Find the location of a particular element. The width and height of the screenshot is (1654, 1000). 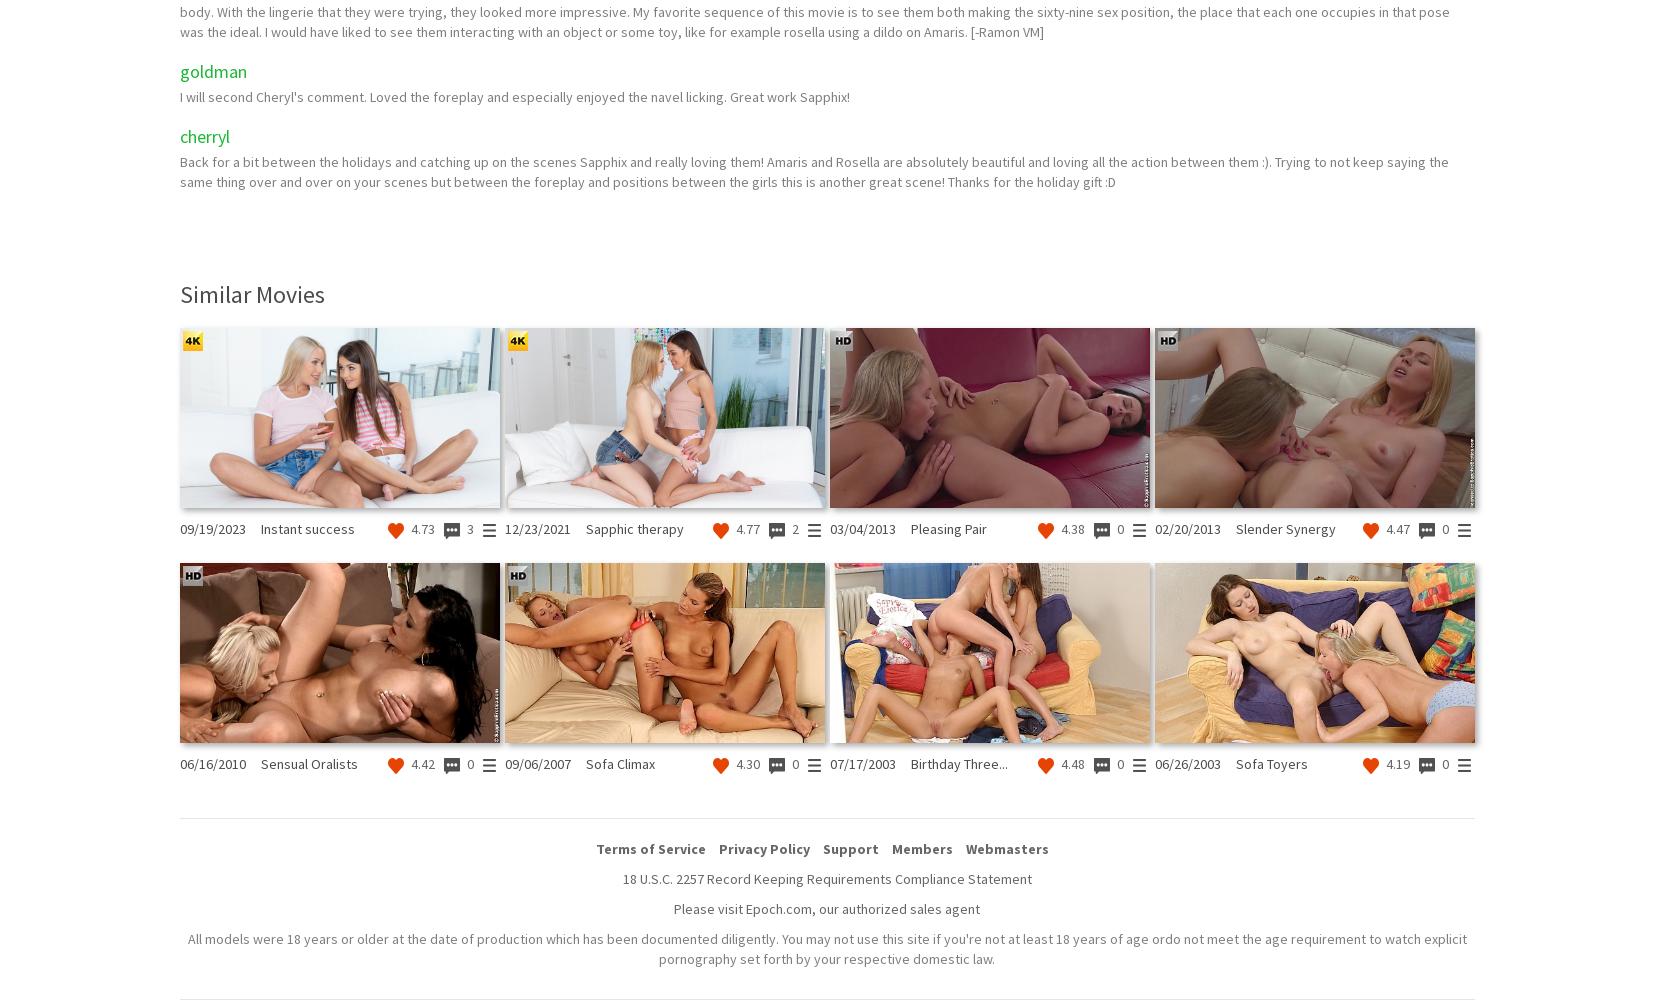

'3' is located at coordinates (468, 529).